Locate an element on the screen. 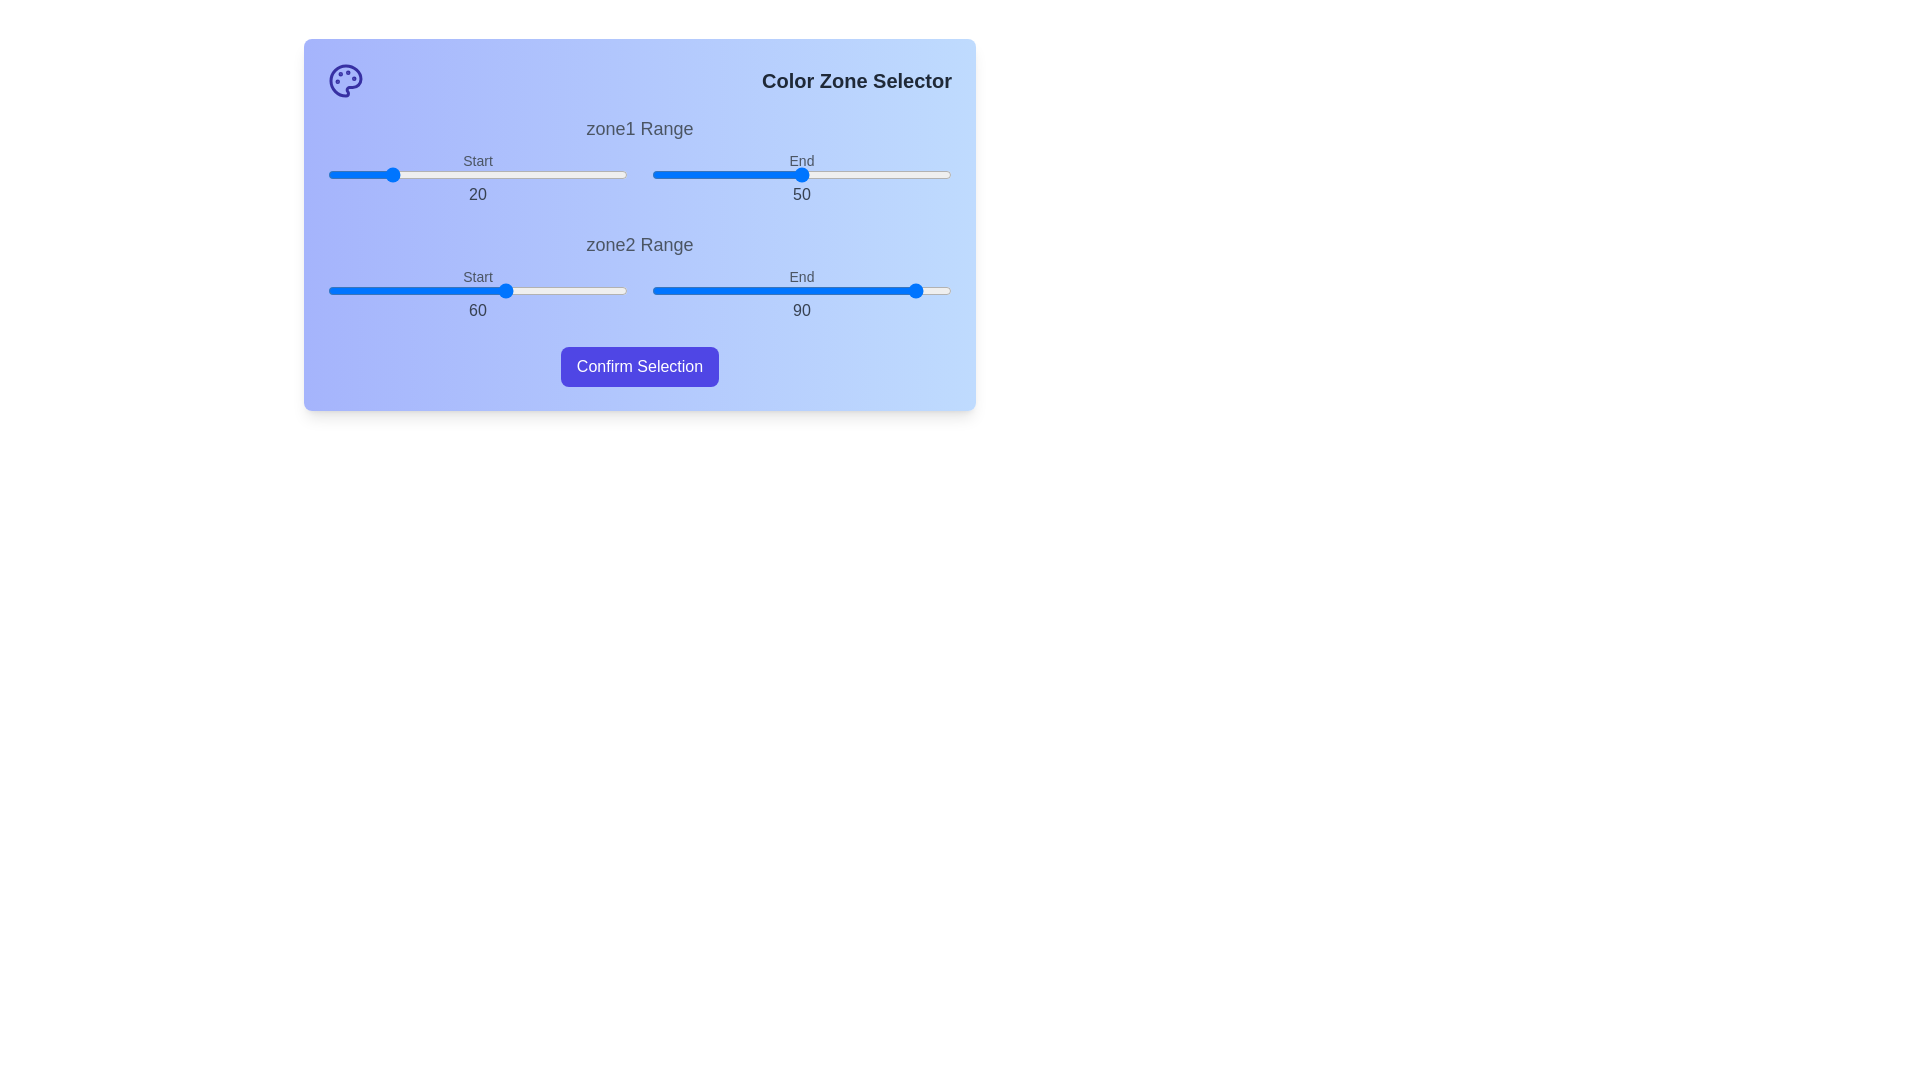  the end range slider for zone2 to 24 is located at coordinates (723, 290).